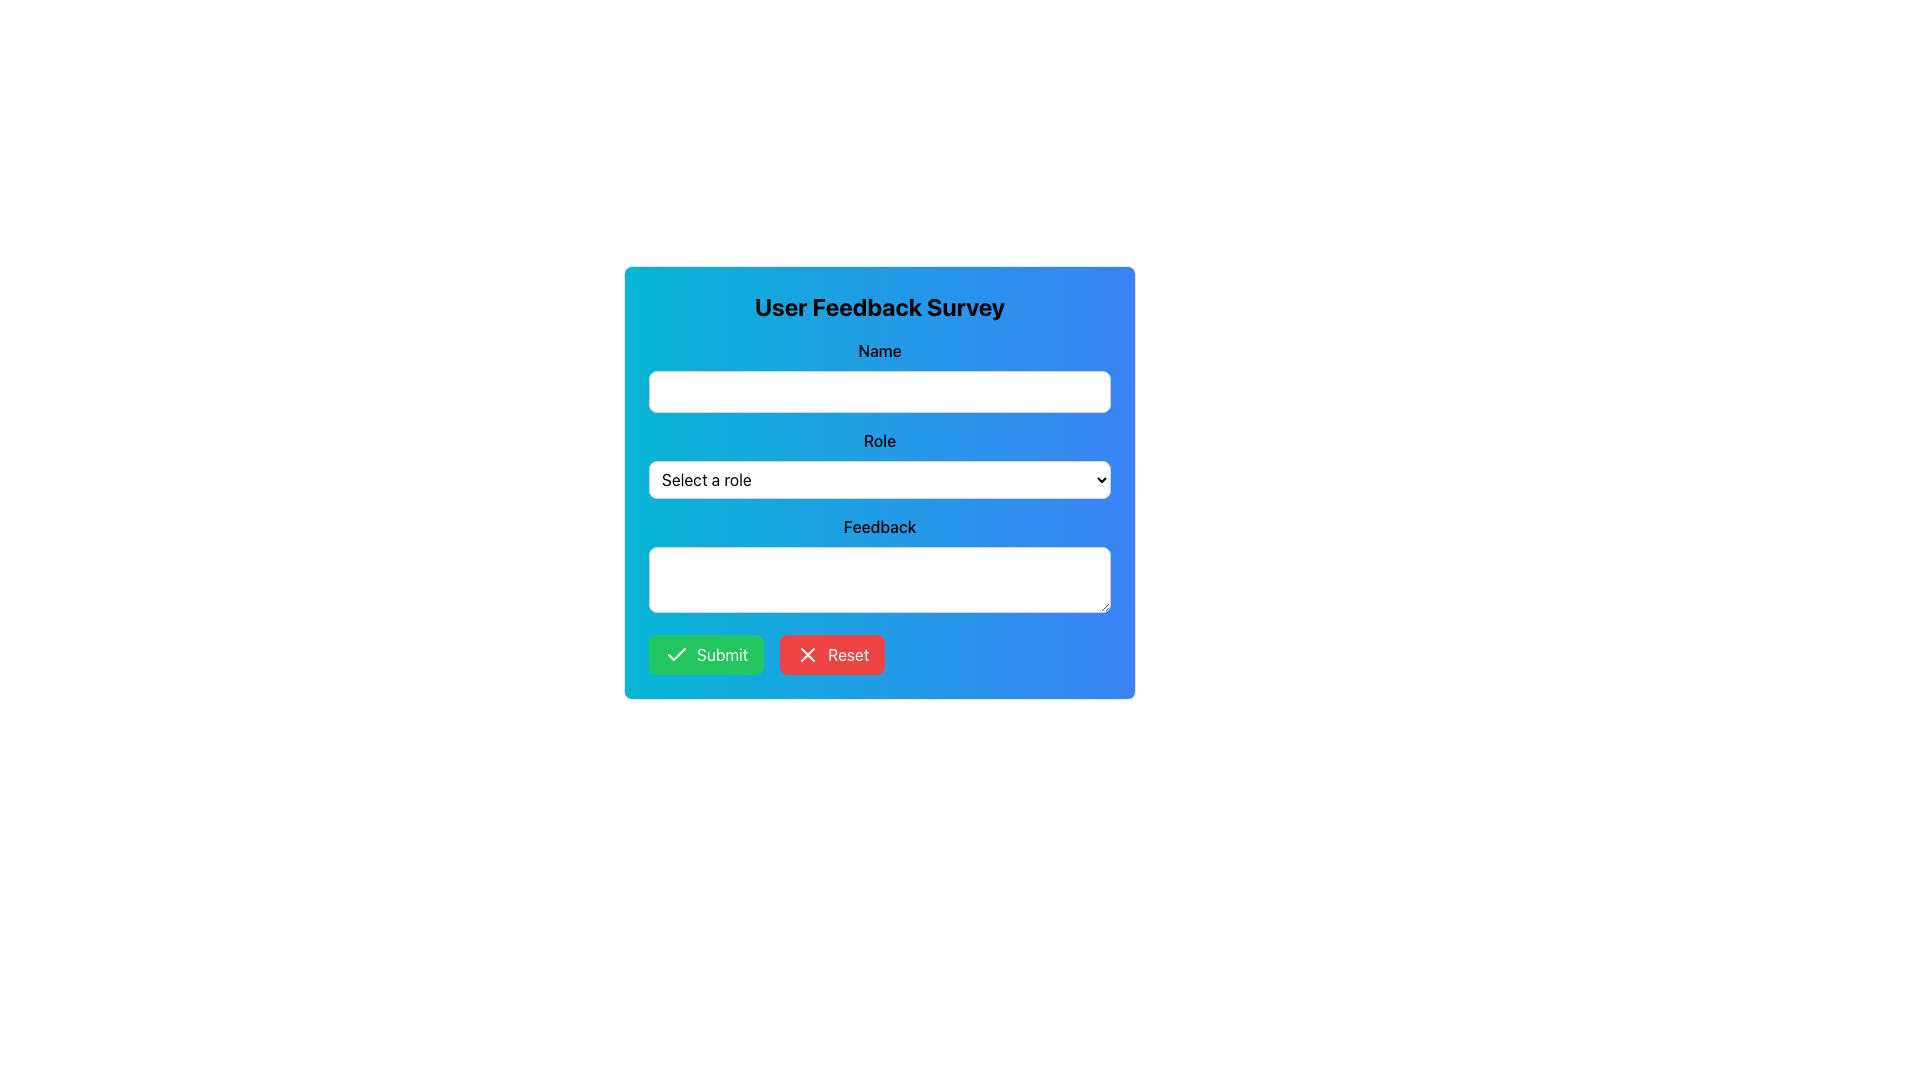 This screenshot has width=1920, height=1080. I want to click on the submit button located at the bottom-left corner of the form, next to the 'Reset' button with a red background, so click(706, 655).